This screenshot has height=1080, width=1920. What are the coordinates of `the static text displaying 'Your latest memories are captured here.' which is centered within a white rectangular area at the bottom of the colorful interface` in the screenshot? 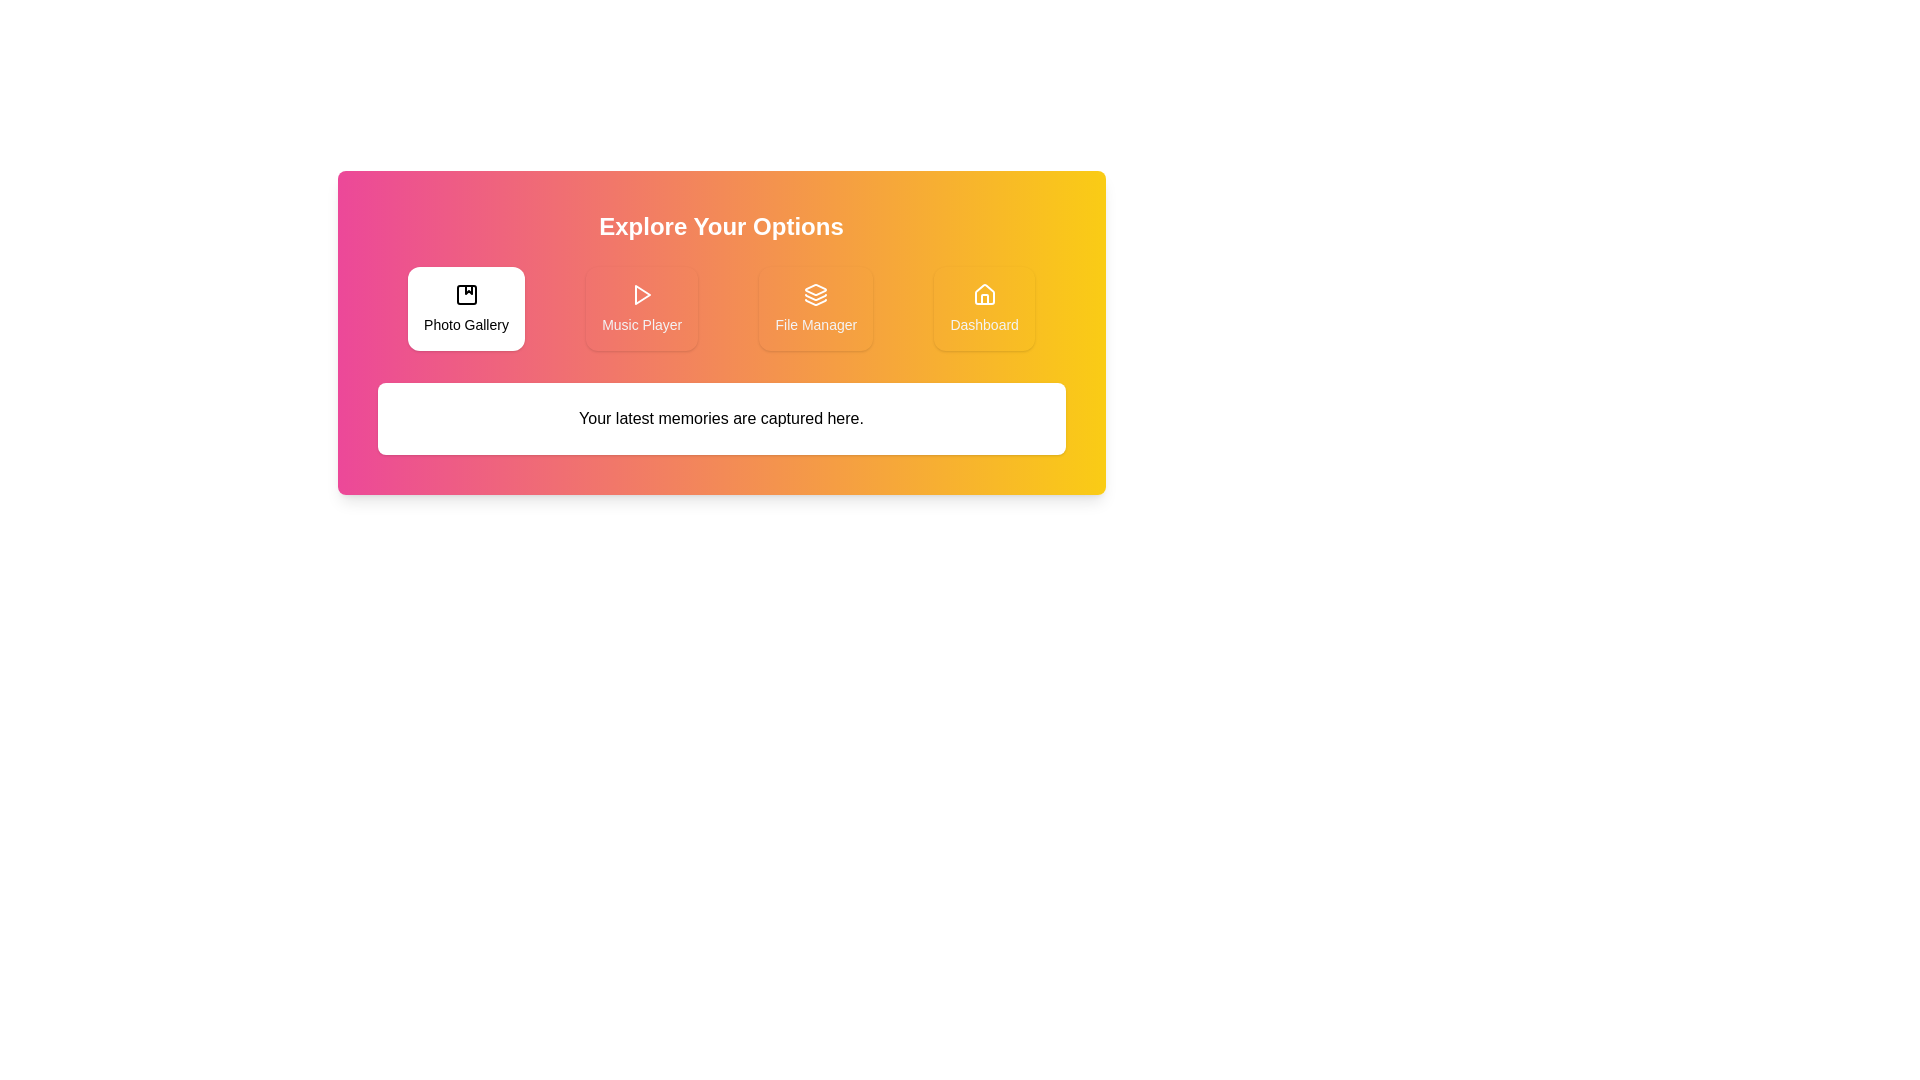 It's located at (720, 418).